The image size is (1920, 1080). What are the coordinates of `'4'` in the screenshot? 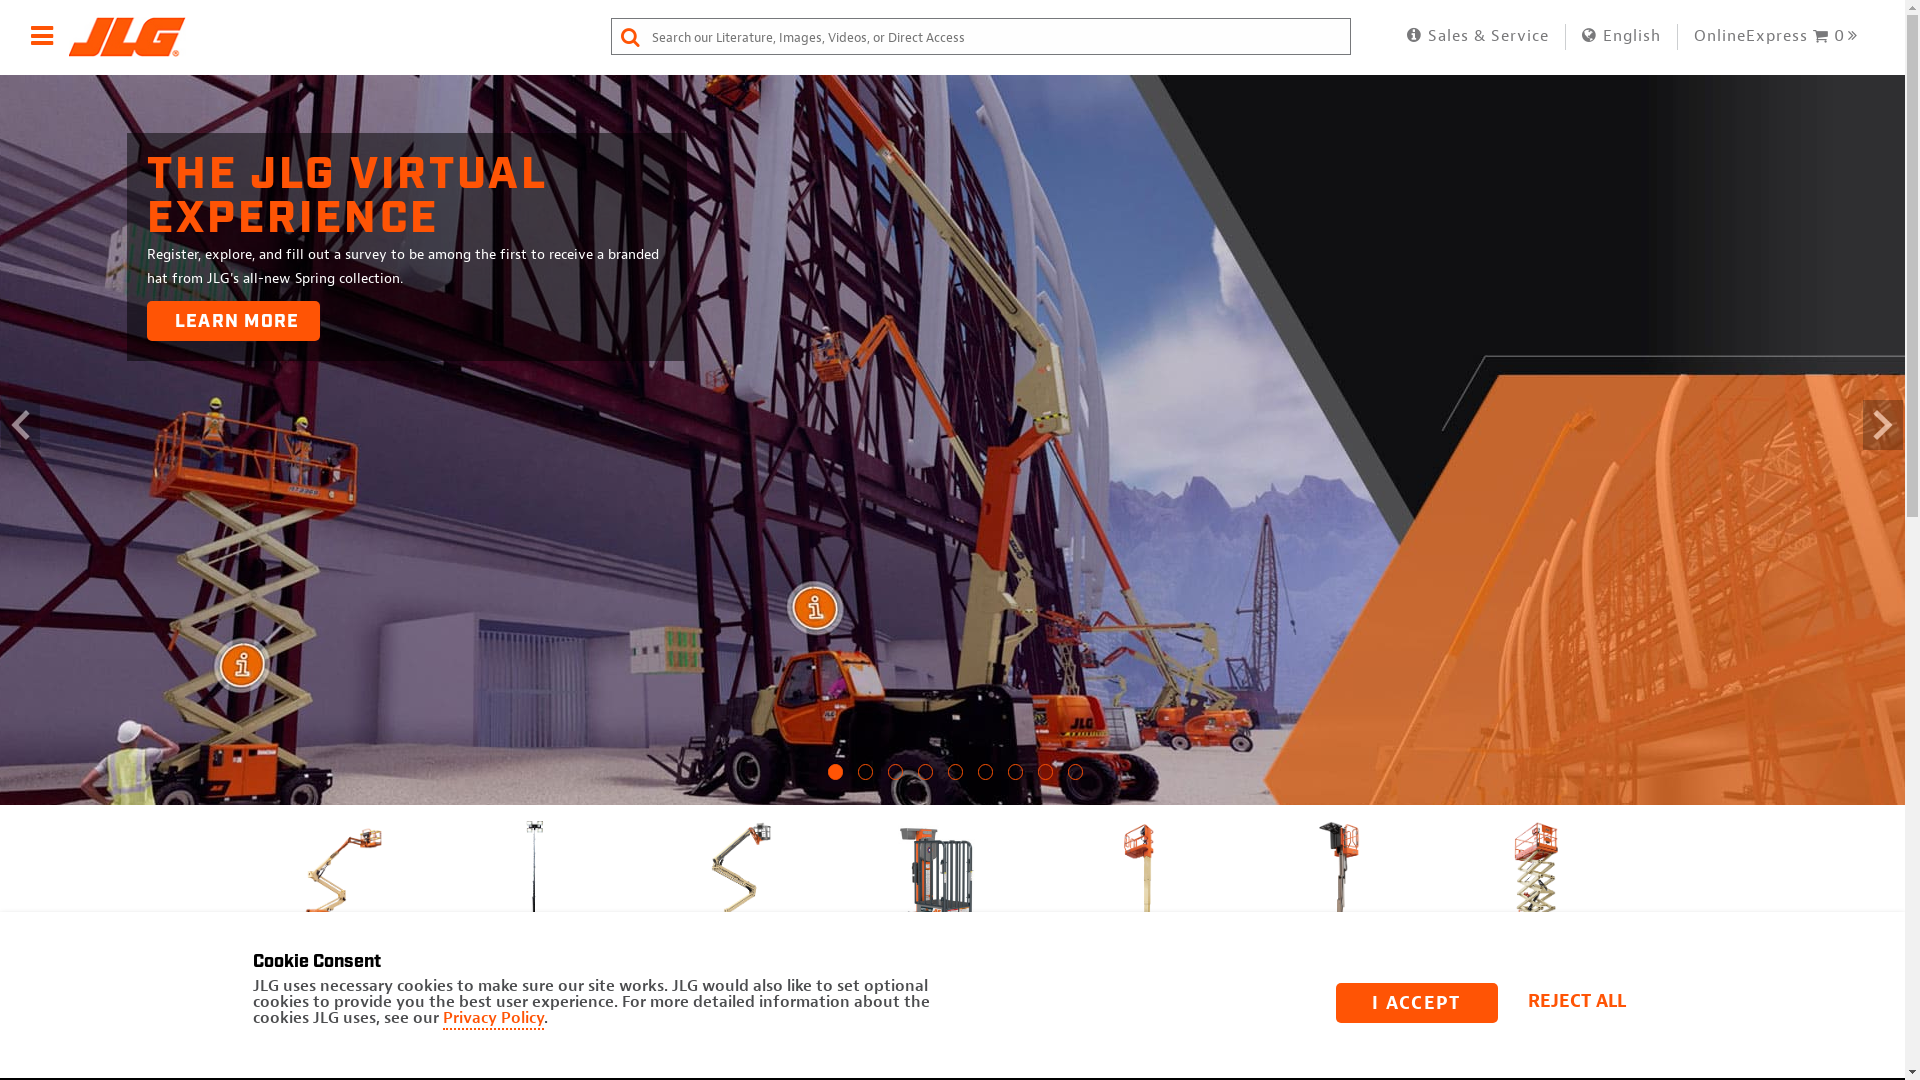 It's located at (924, 778).